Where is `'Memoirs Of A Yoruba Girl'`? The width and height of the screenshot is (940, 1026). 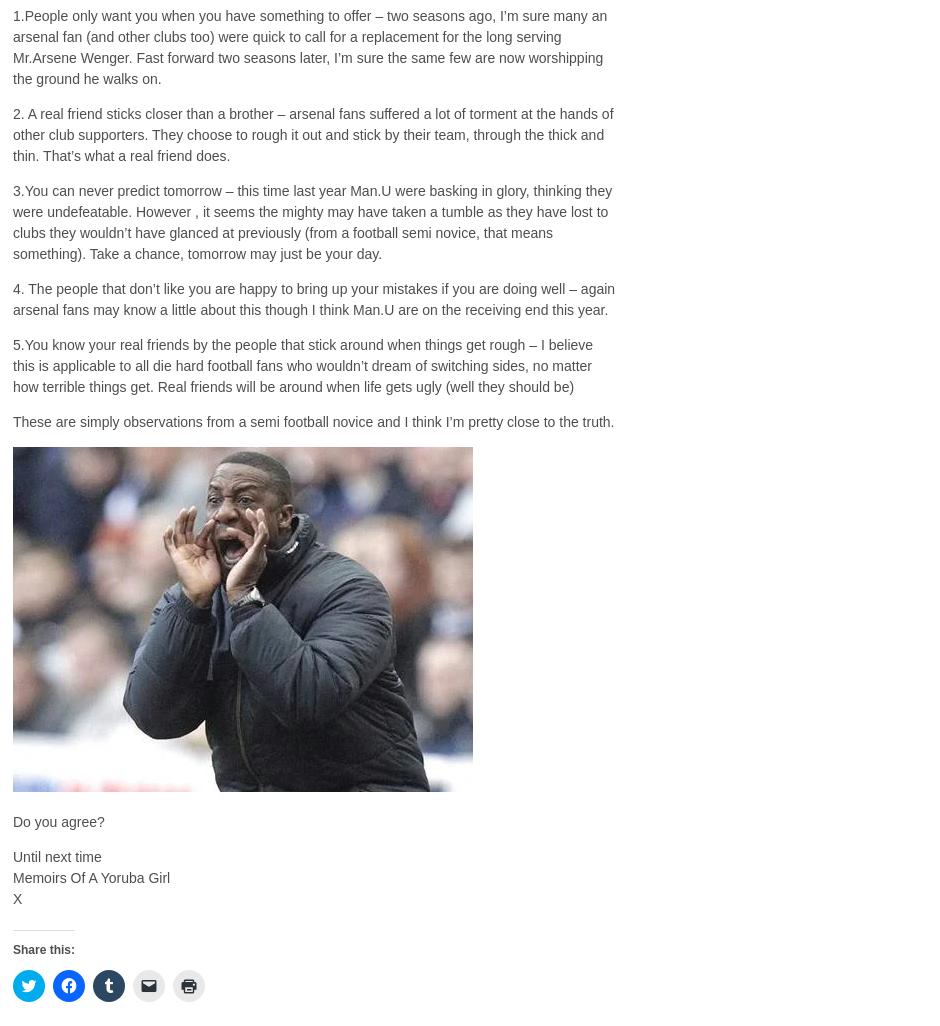 'Memoirs Of A Yoruba Girl' is located at coordinates (91, 876).